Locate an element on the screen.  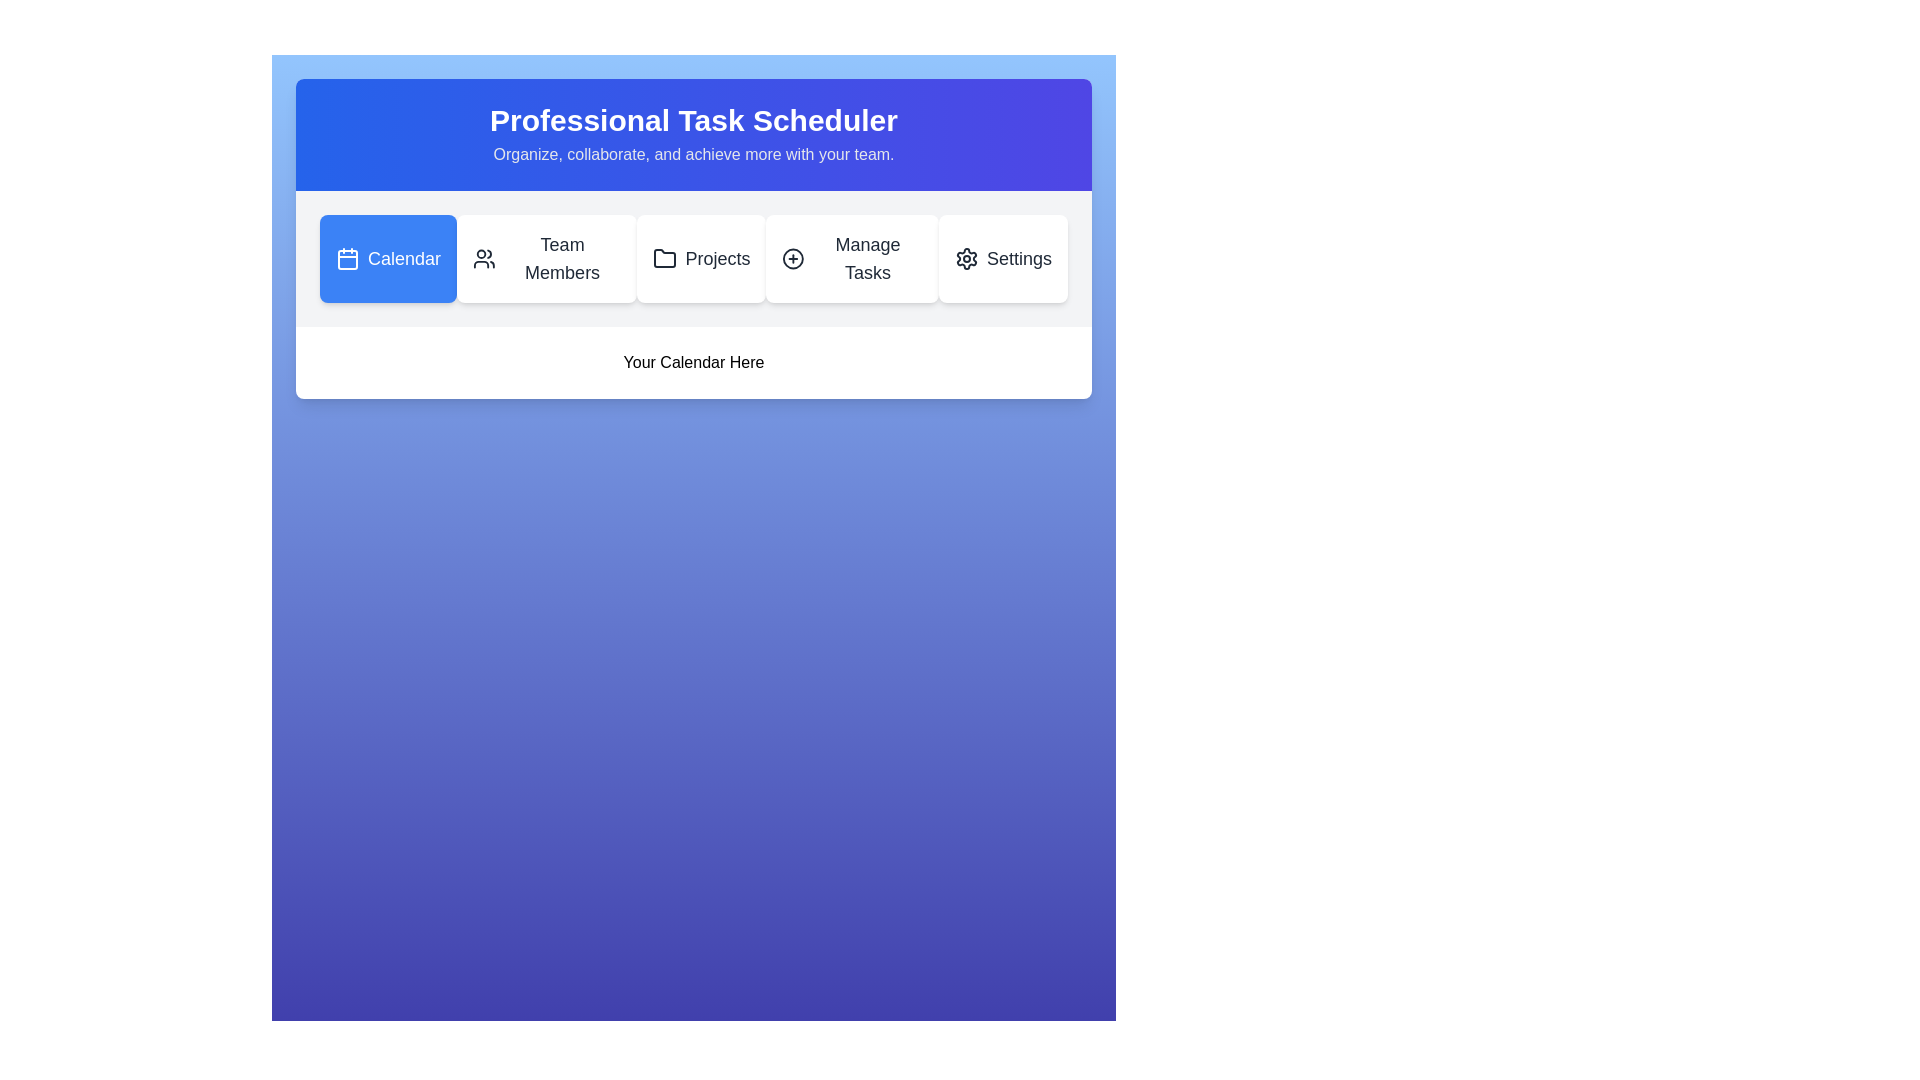
the 'Manage Tasks' button, which is a rectangular button with a circular '+' icon and is located between the 'Projects' and 'Settings' buttons in the horizontal menu bar is located at coordinates (852, 257).